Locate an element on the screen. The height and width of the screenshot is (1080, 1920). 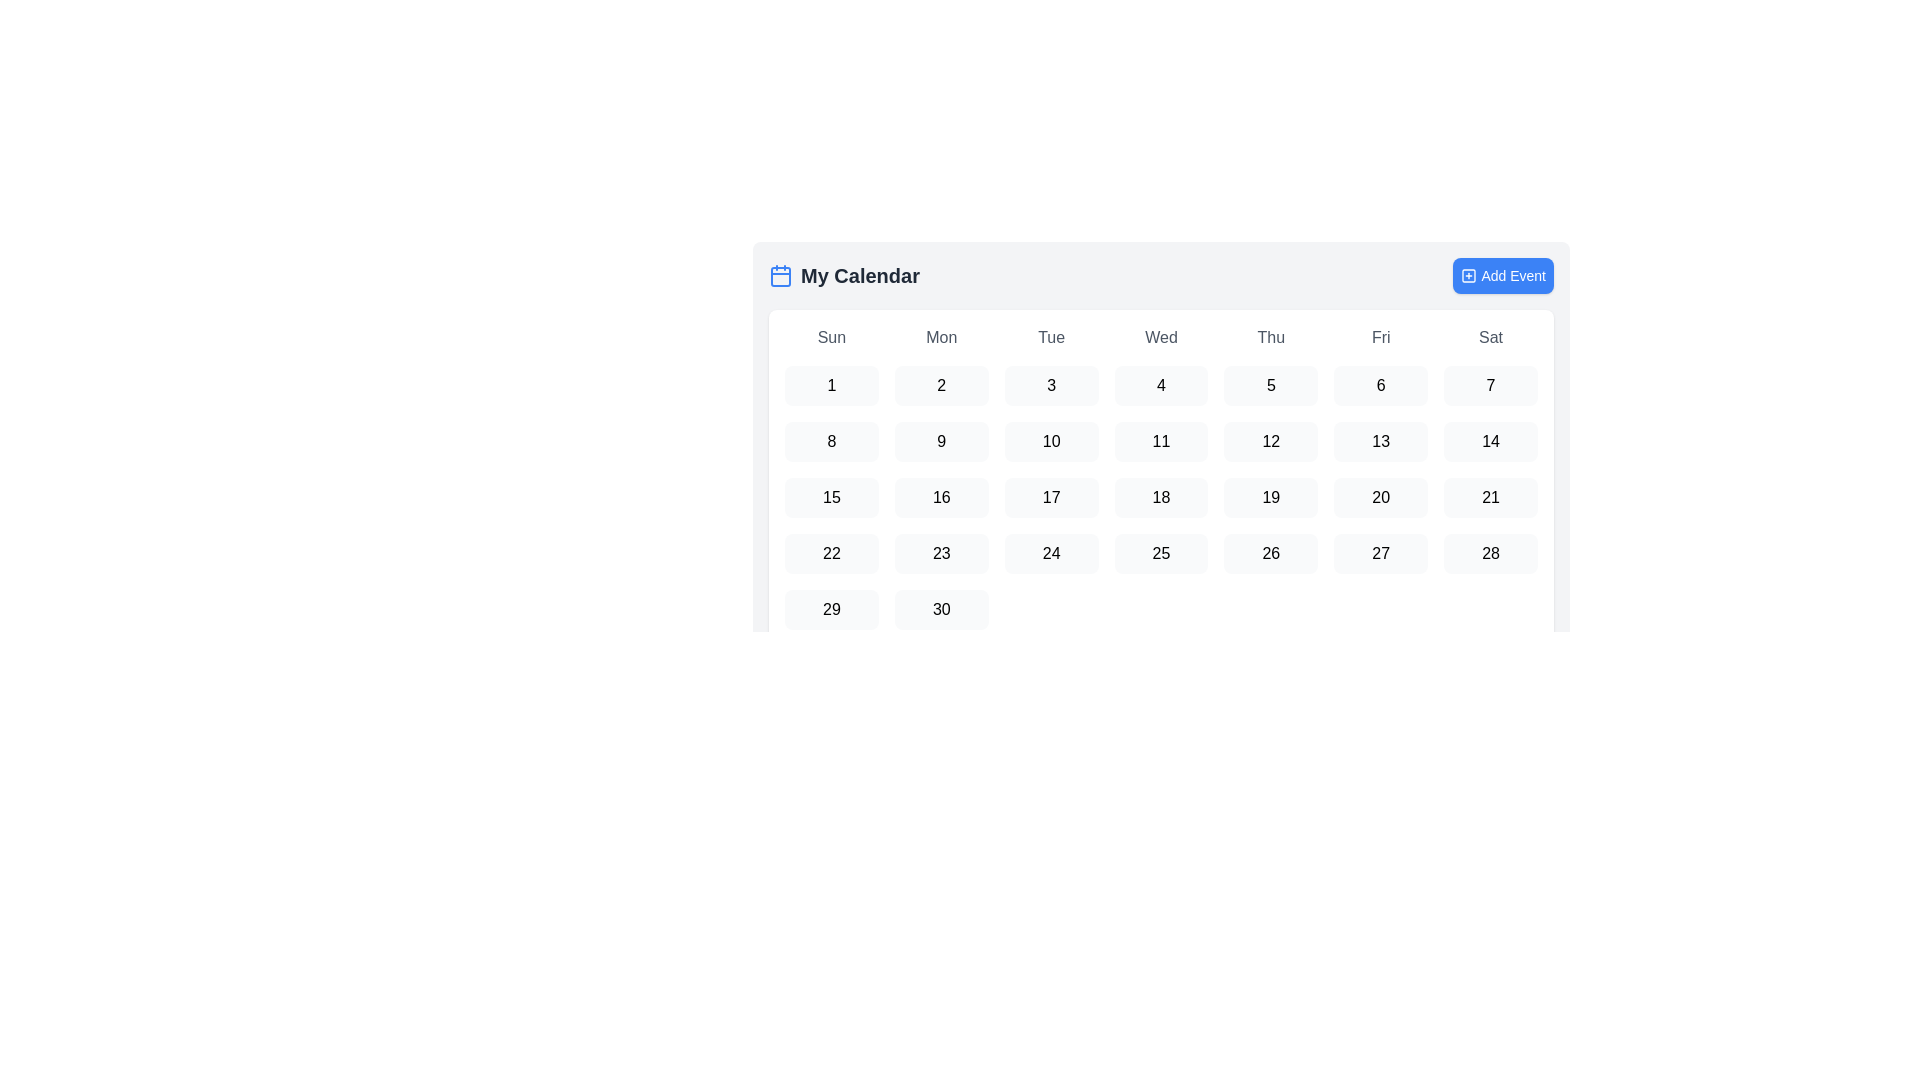
the calendar day tile representing the 5th day of the month for keyboard navigation is located at coordinates (1270, 385).